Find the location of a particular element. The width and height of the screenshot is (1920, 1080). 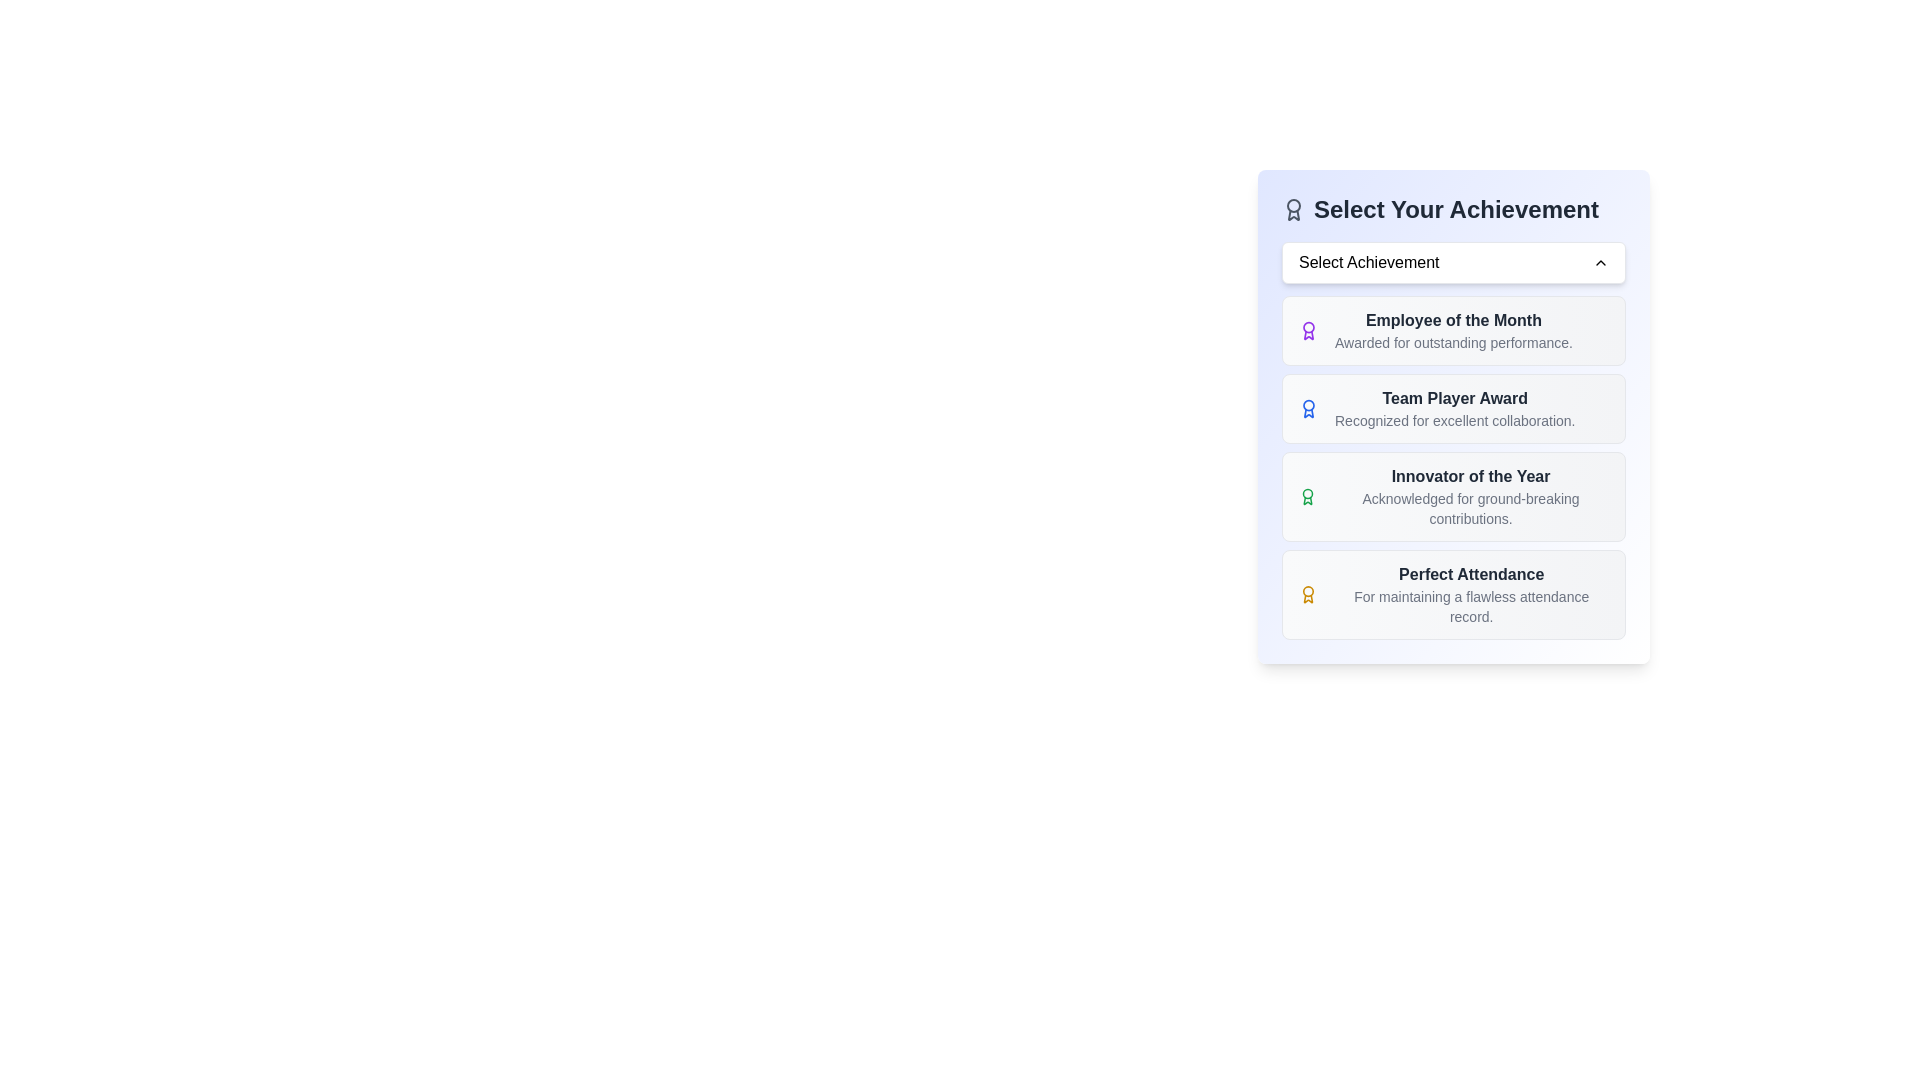

the 'Perfect Attendance' achievement card, which is the last card in a vertical list of achievement cards is located at coordinates (1454, 593).